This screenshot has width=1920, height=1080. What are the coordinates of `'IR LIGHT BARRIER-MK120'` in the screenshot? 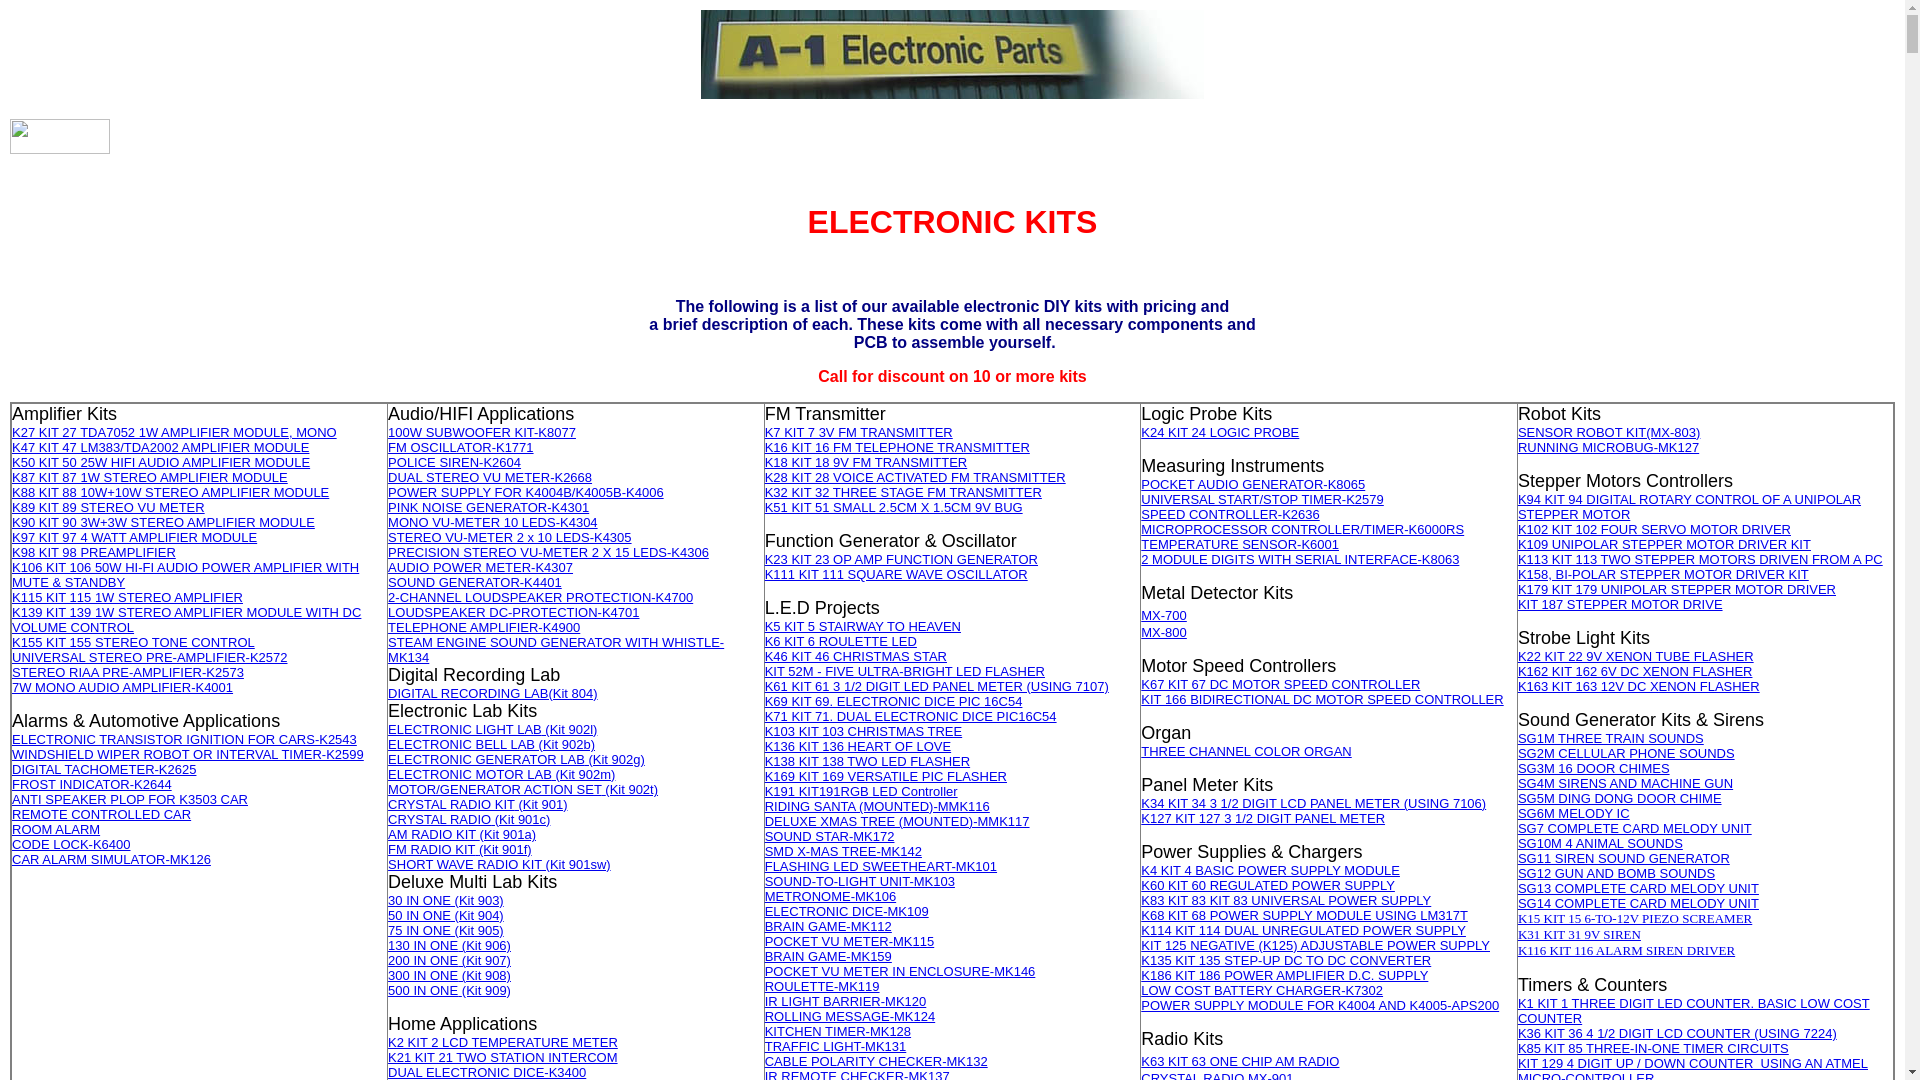 It's located at (763, 1001).